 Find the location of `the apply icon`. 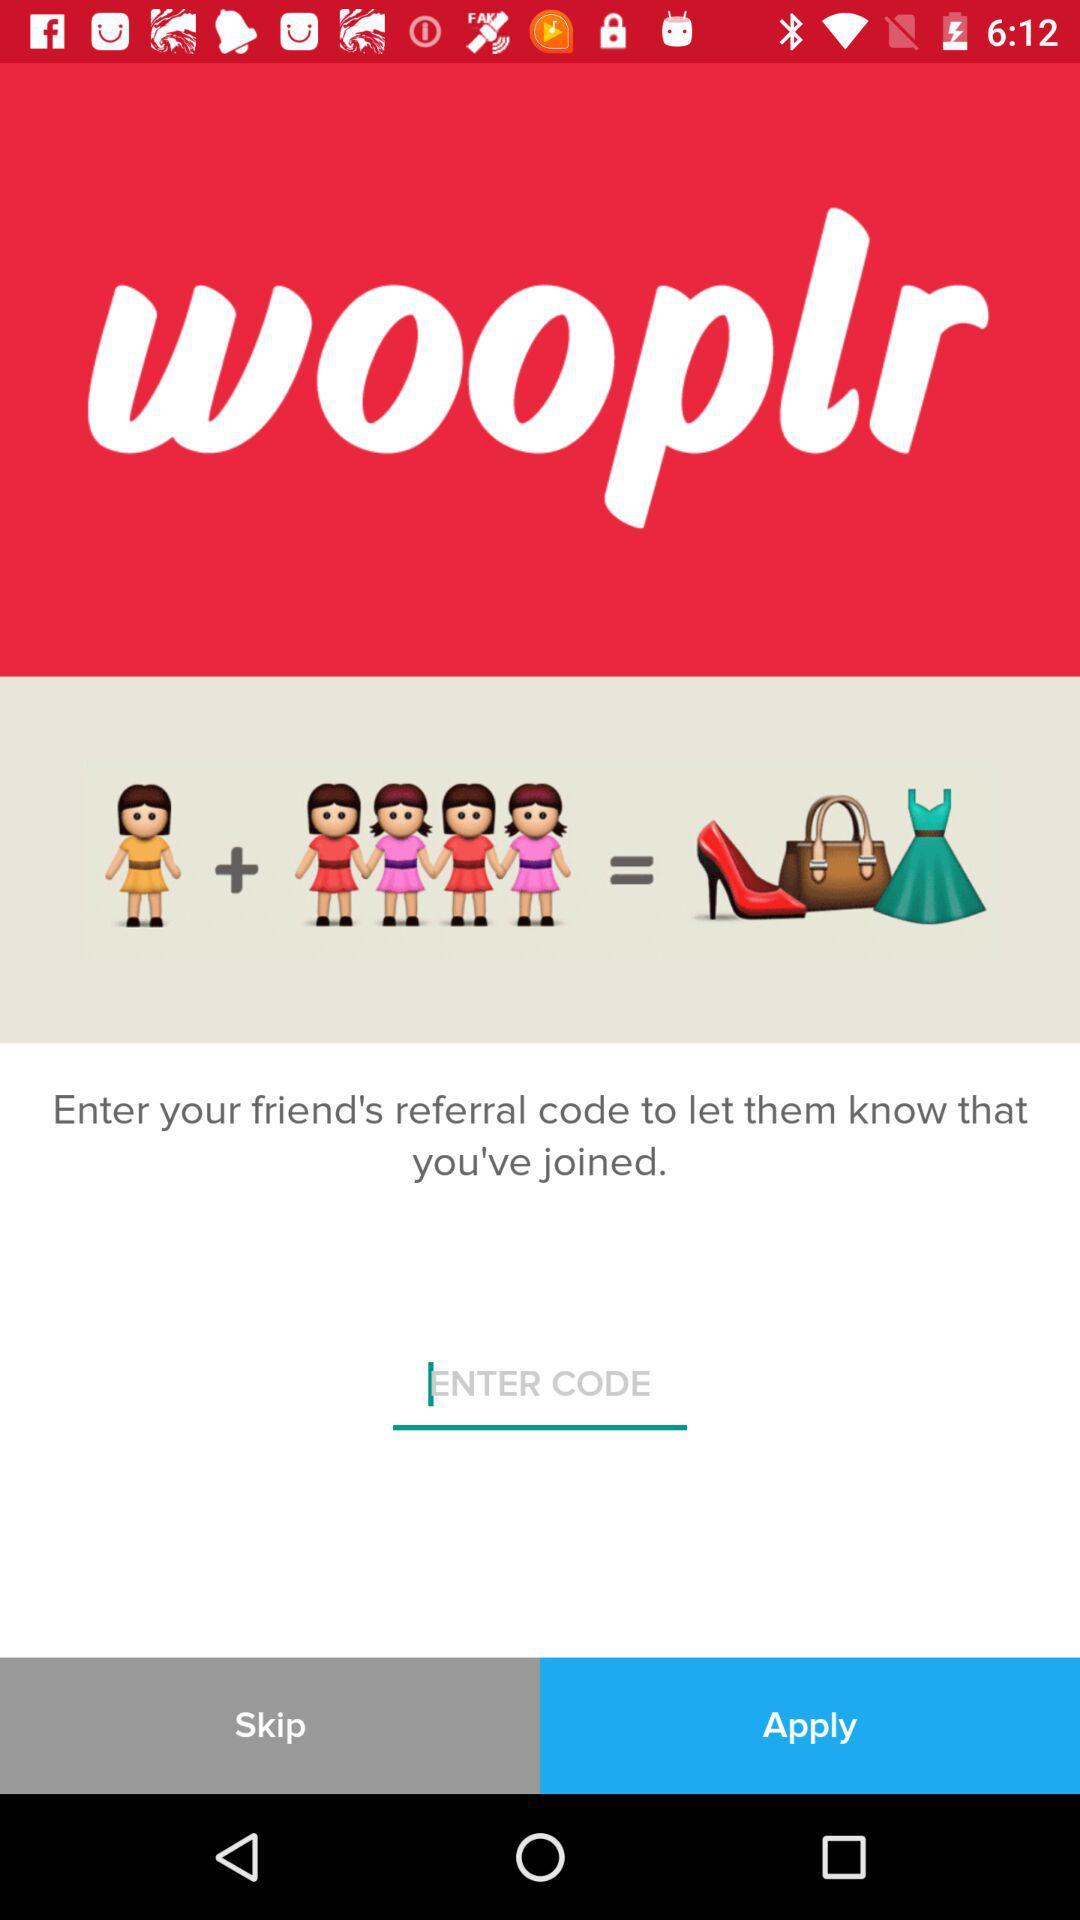

the apply icon is located at coordinates (810, 1724).